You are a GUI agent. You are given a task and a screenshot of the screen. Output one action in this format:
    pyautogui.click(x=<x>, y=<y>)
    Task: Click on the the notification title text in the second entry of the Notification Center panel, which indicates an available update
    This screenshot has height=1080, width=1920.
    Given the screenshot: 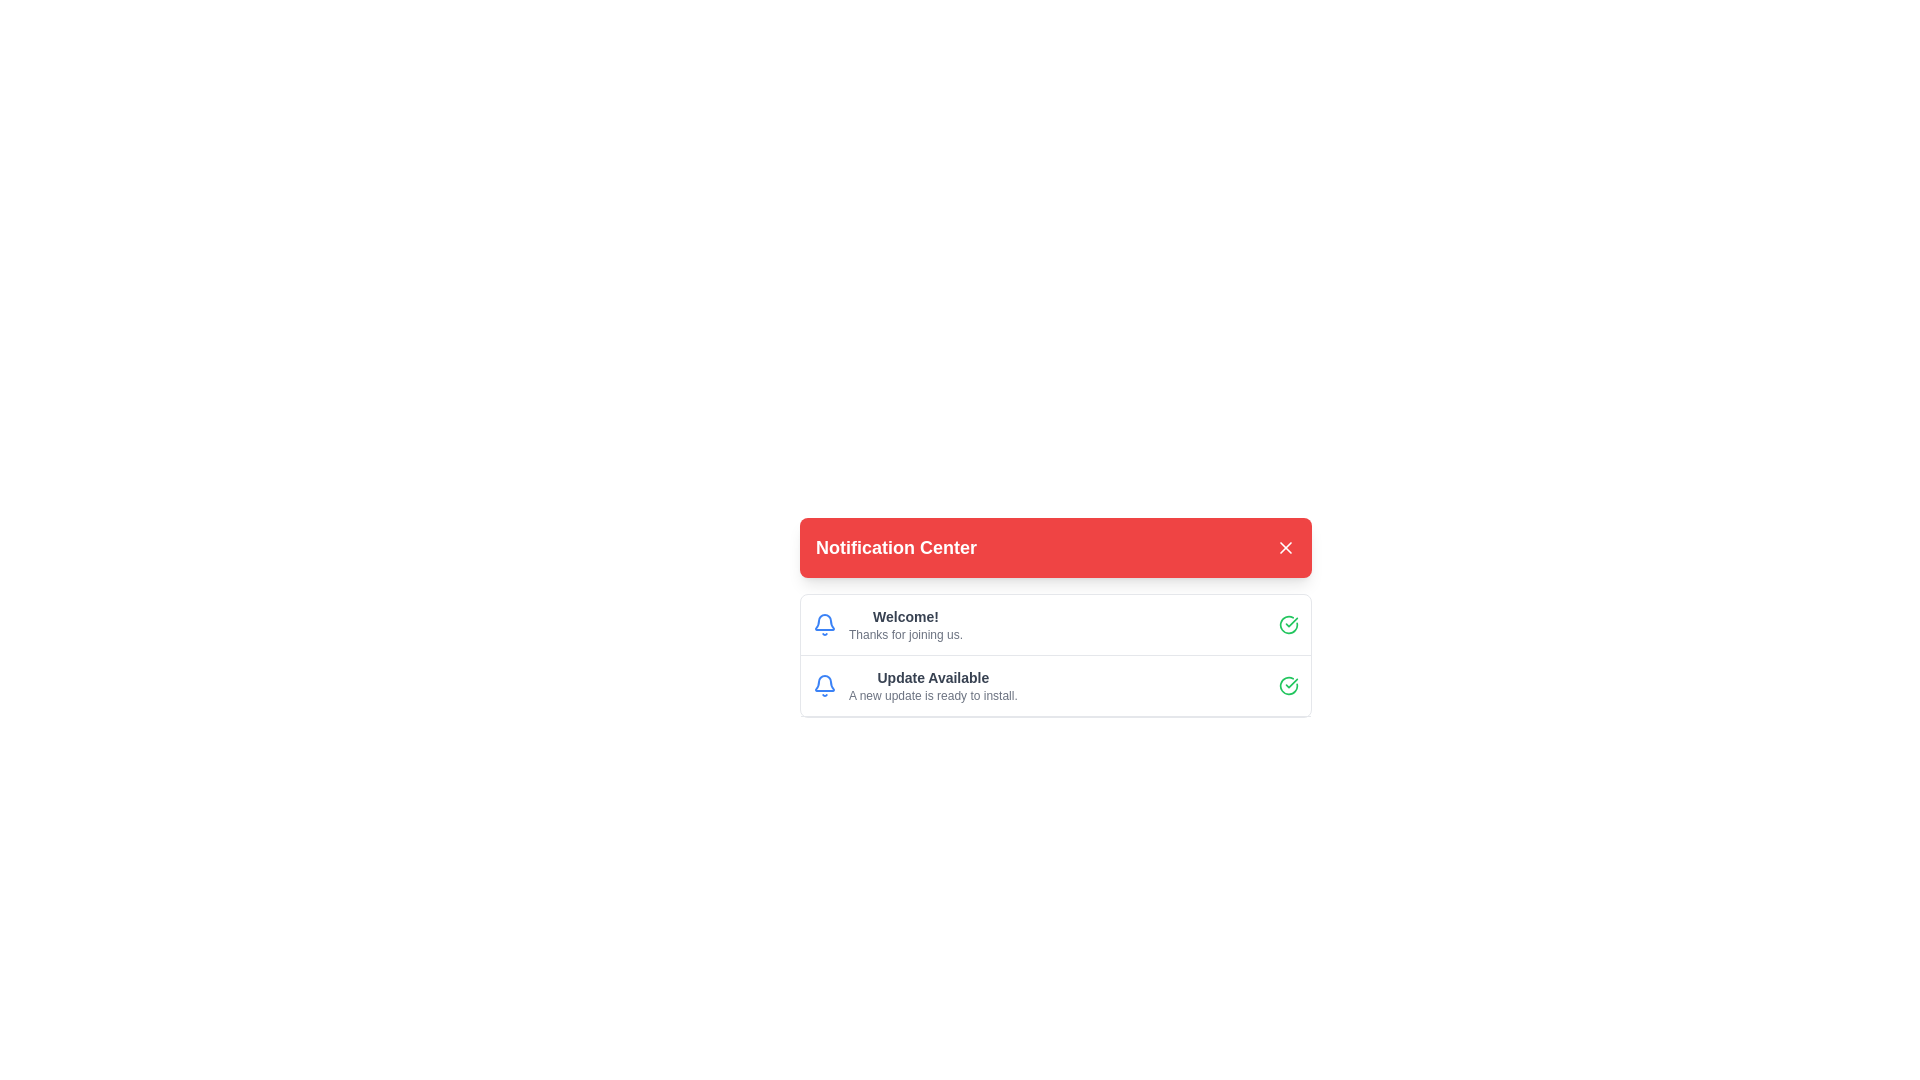 What is the action you would take?
    pyautogui.click(x=932, y=677)
    